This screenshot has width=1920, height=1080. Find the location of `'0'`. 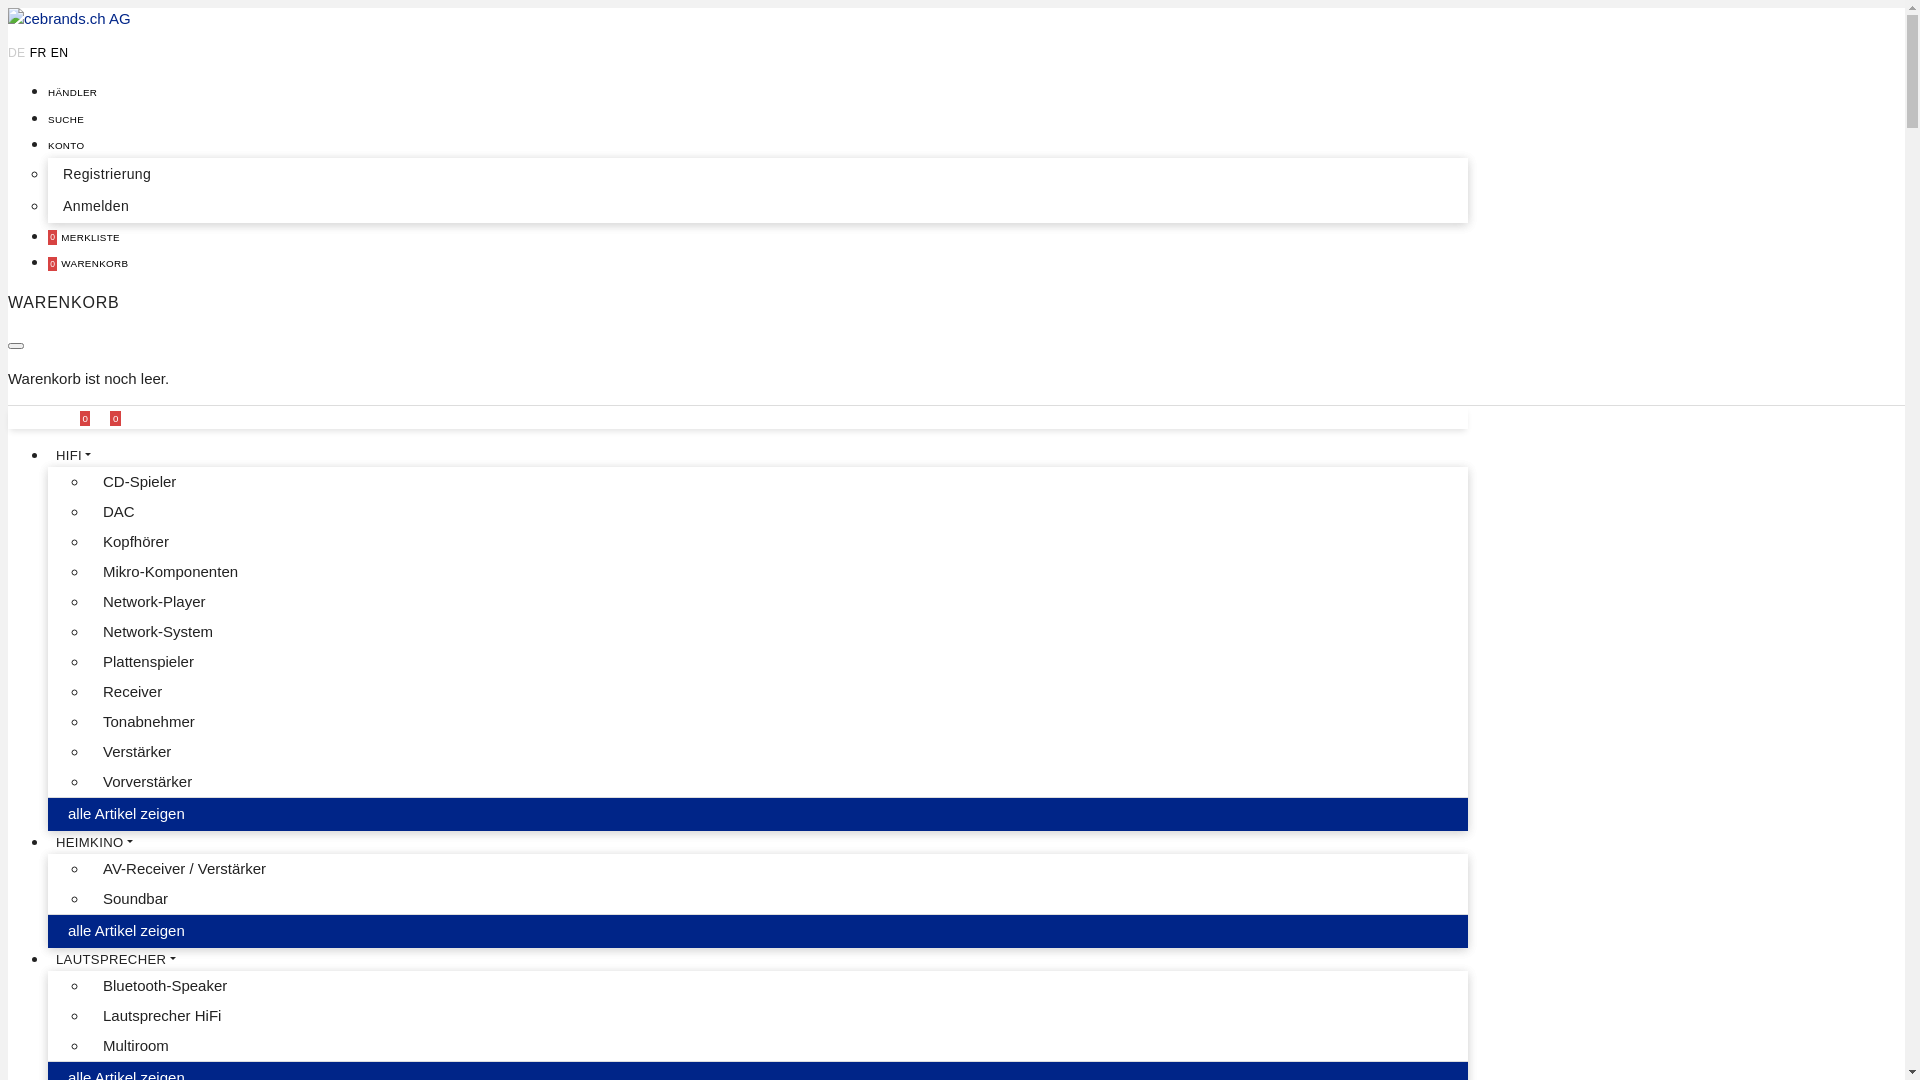

'0' is located at coordinates (114, 415).